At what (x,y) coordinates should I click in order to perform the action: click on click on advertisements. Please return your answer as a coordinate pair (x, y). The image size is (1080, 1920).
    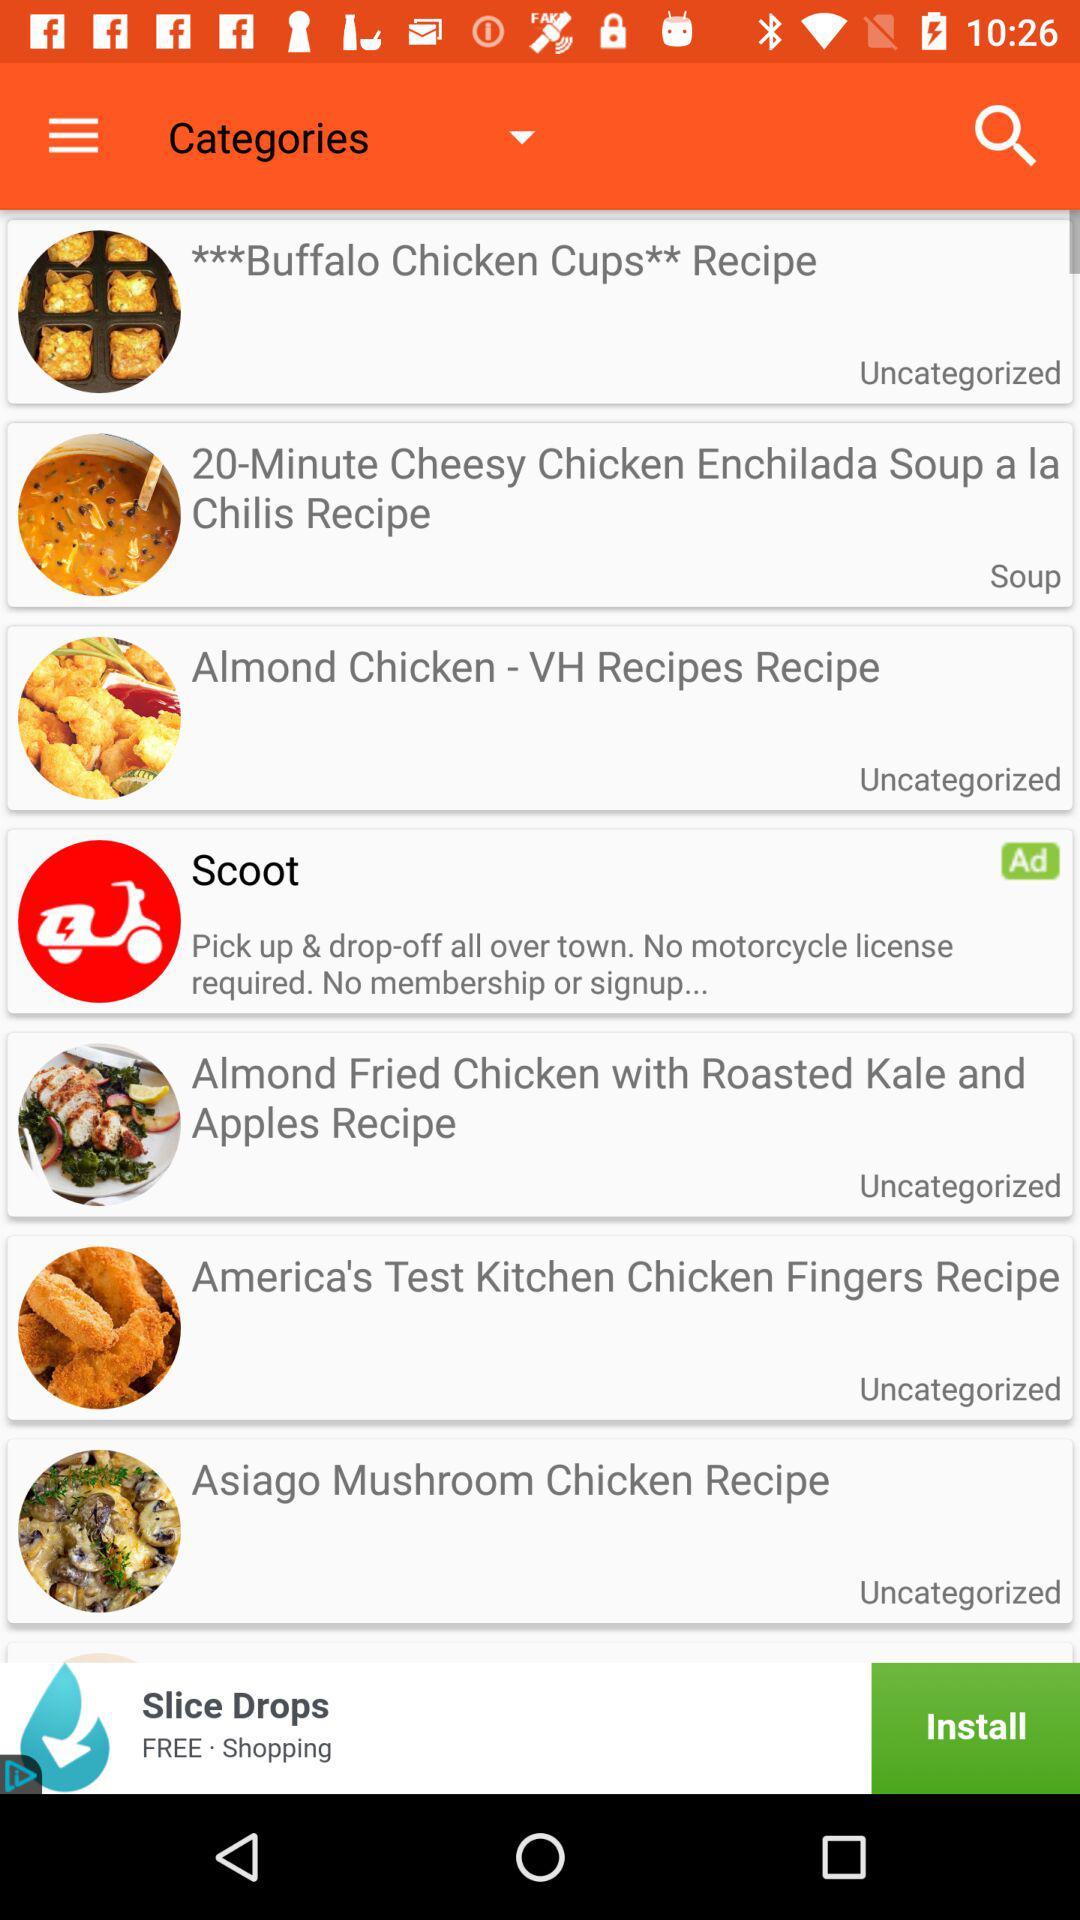
    Looking at the image, I should click on (540, 1727).